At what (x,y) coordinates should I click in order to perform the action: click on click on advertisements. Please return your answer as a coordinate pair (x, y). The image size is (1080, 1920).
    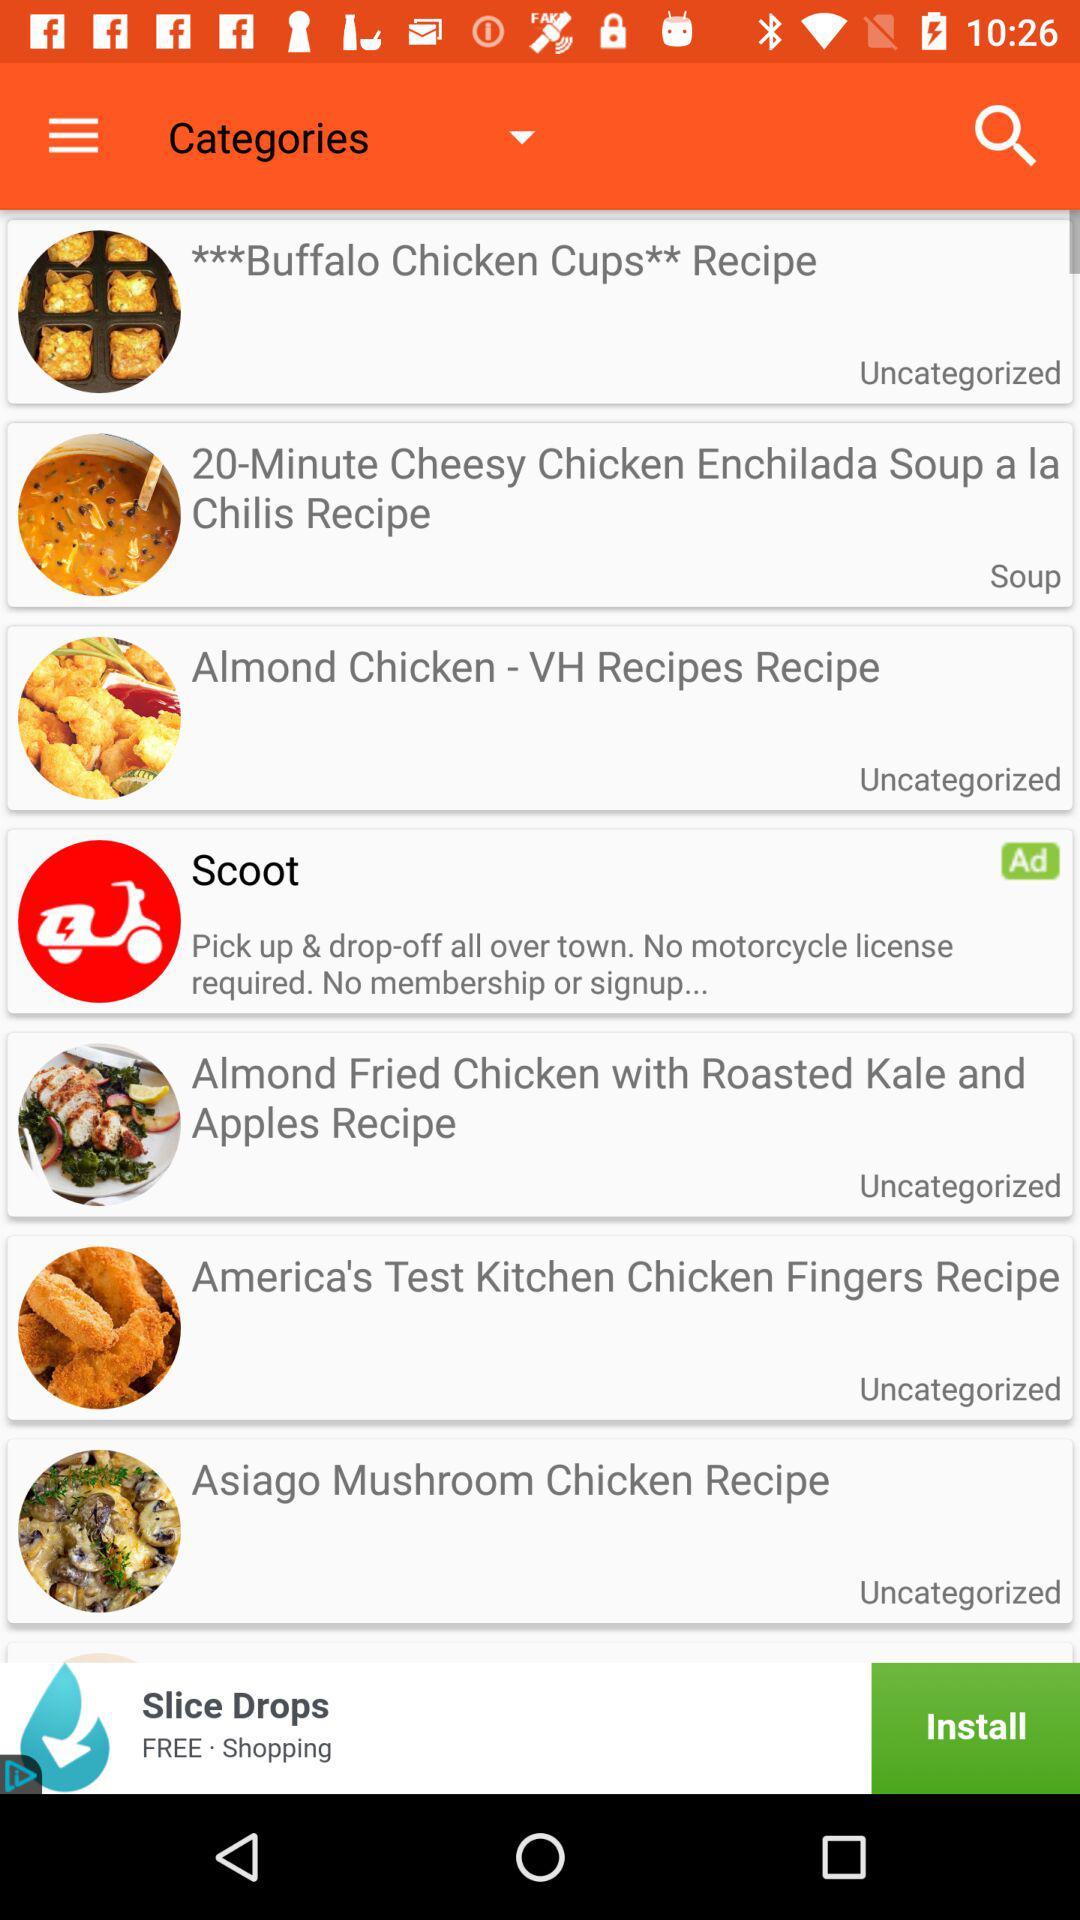
    Looking at the image, I should click on (540, 1727).